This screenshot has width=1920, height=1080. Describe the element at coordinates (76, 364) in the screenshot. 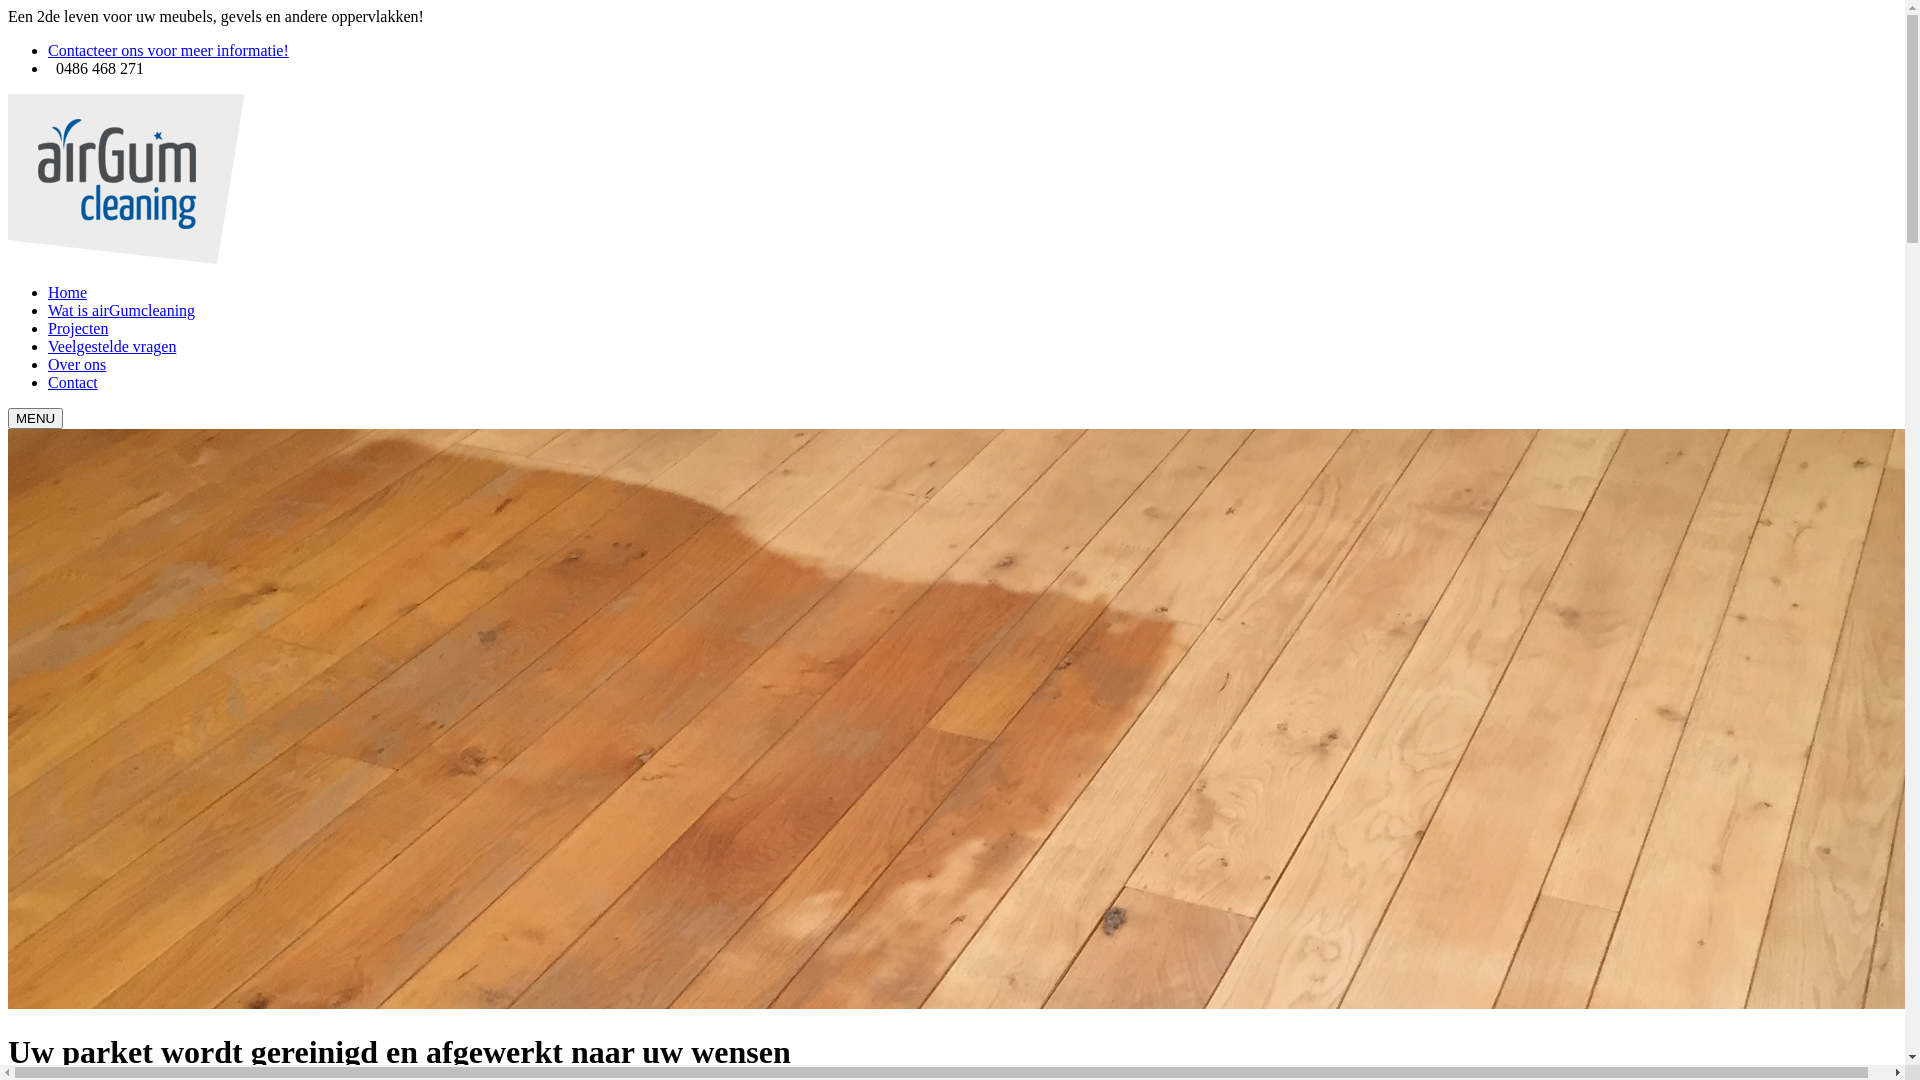

I see `'Over ons'` at that location.